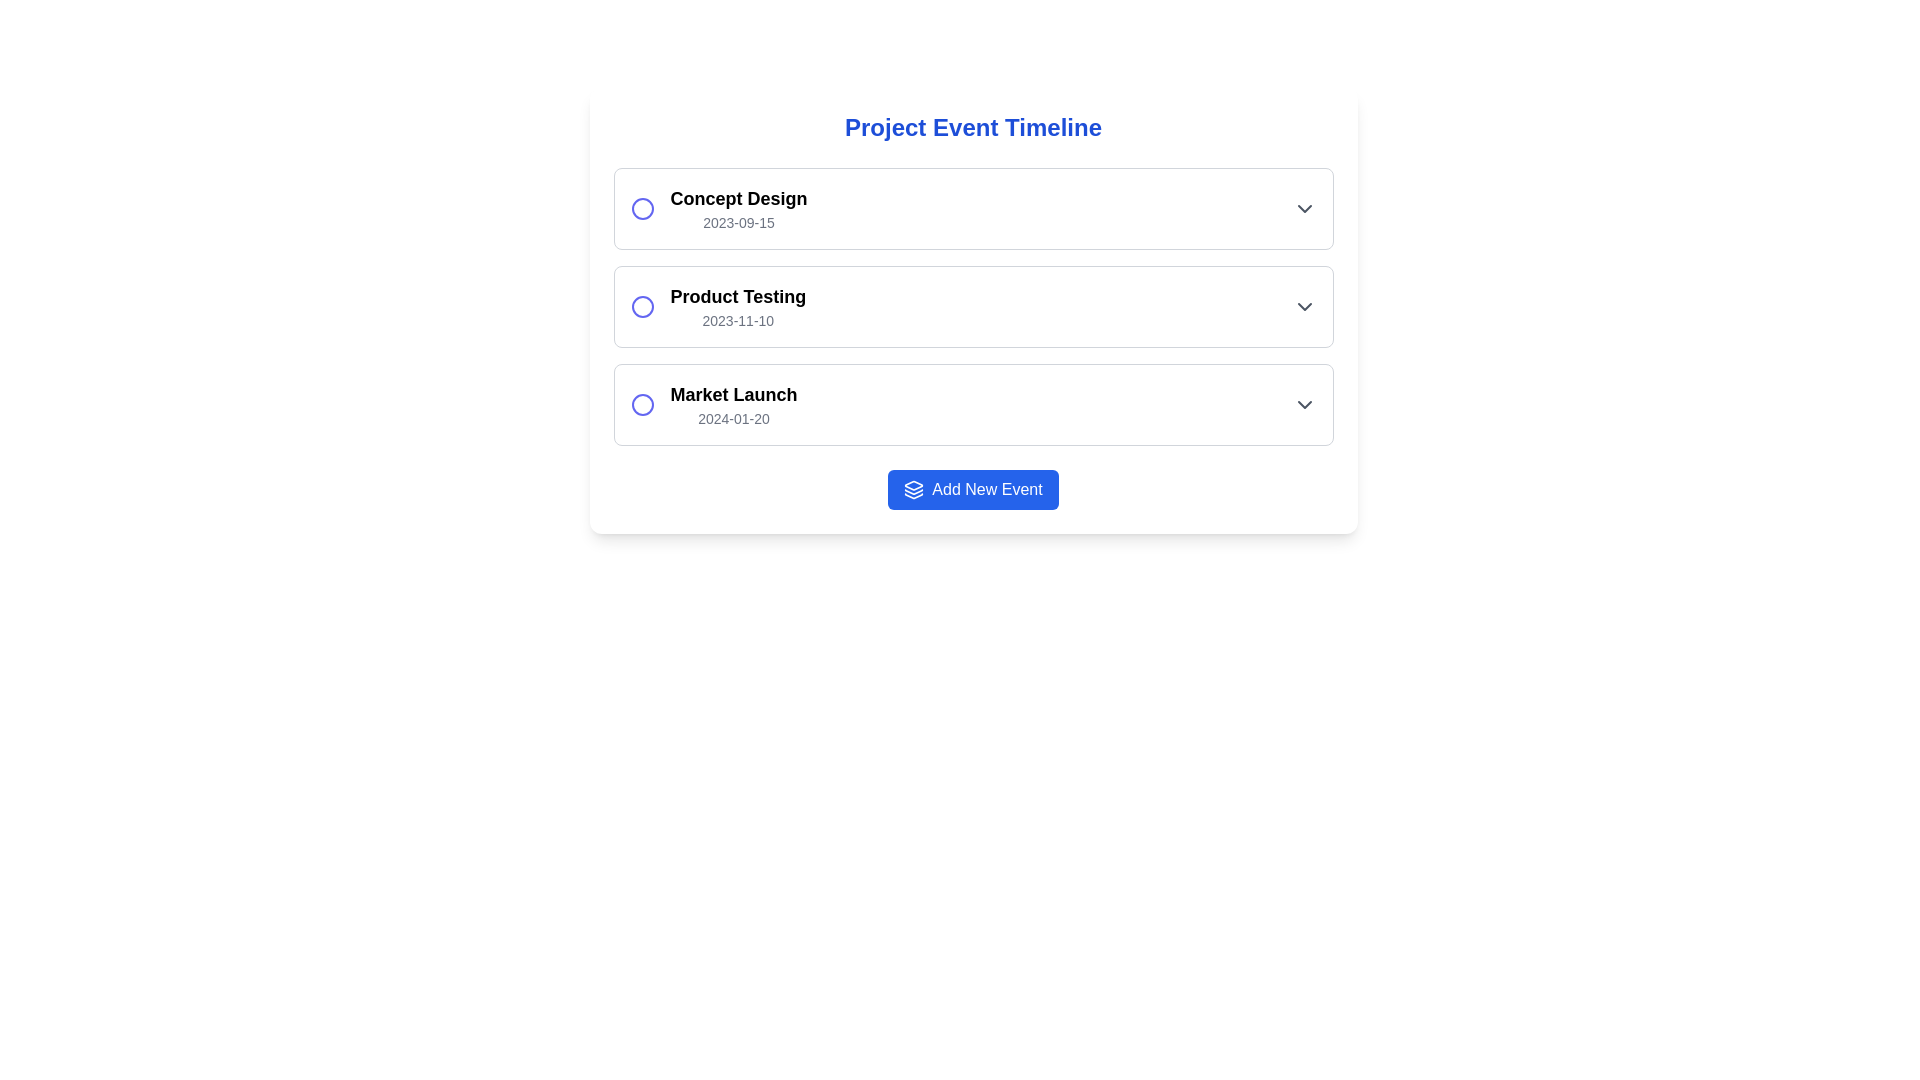 The width and height of the screenshot is (1920, 1080). I want to click on the List item with the title 'Market Launch' and subtitle '2024-01-20', which is the third item in the list and has a circular icon with a blue outline on the left side, so click(714, 405).